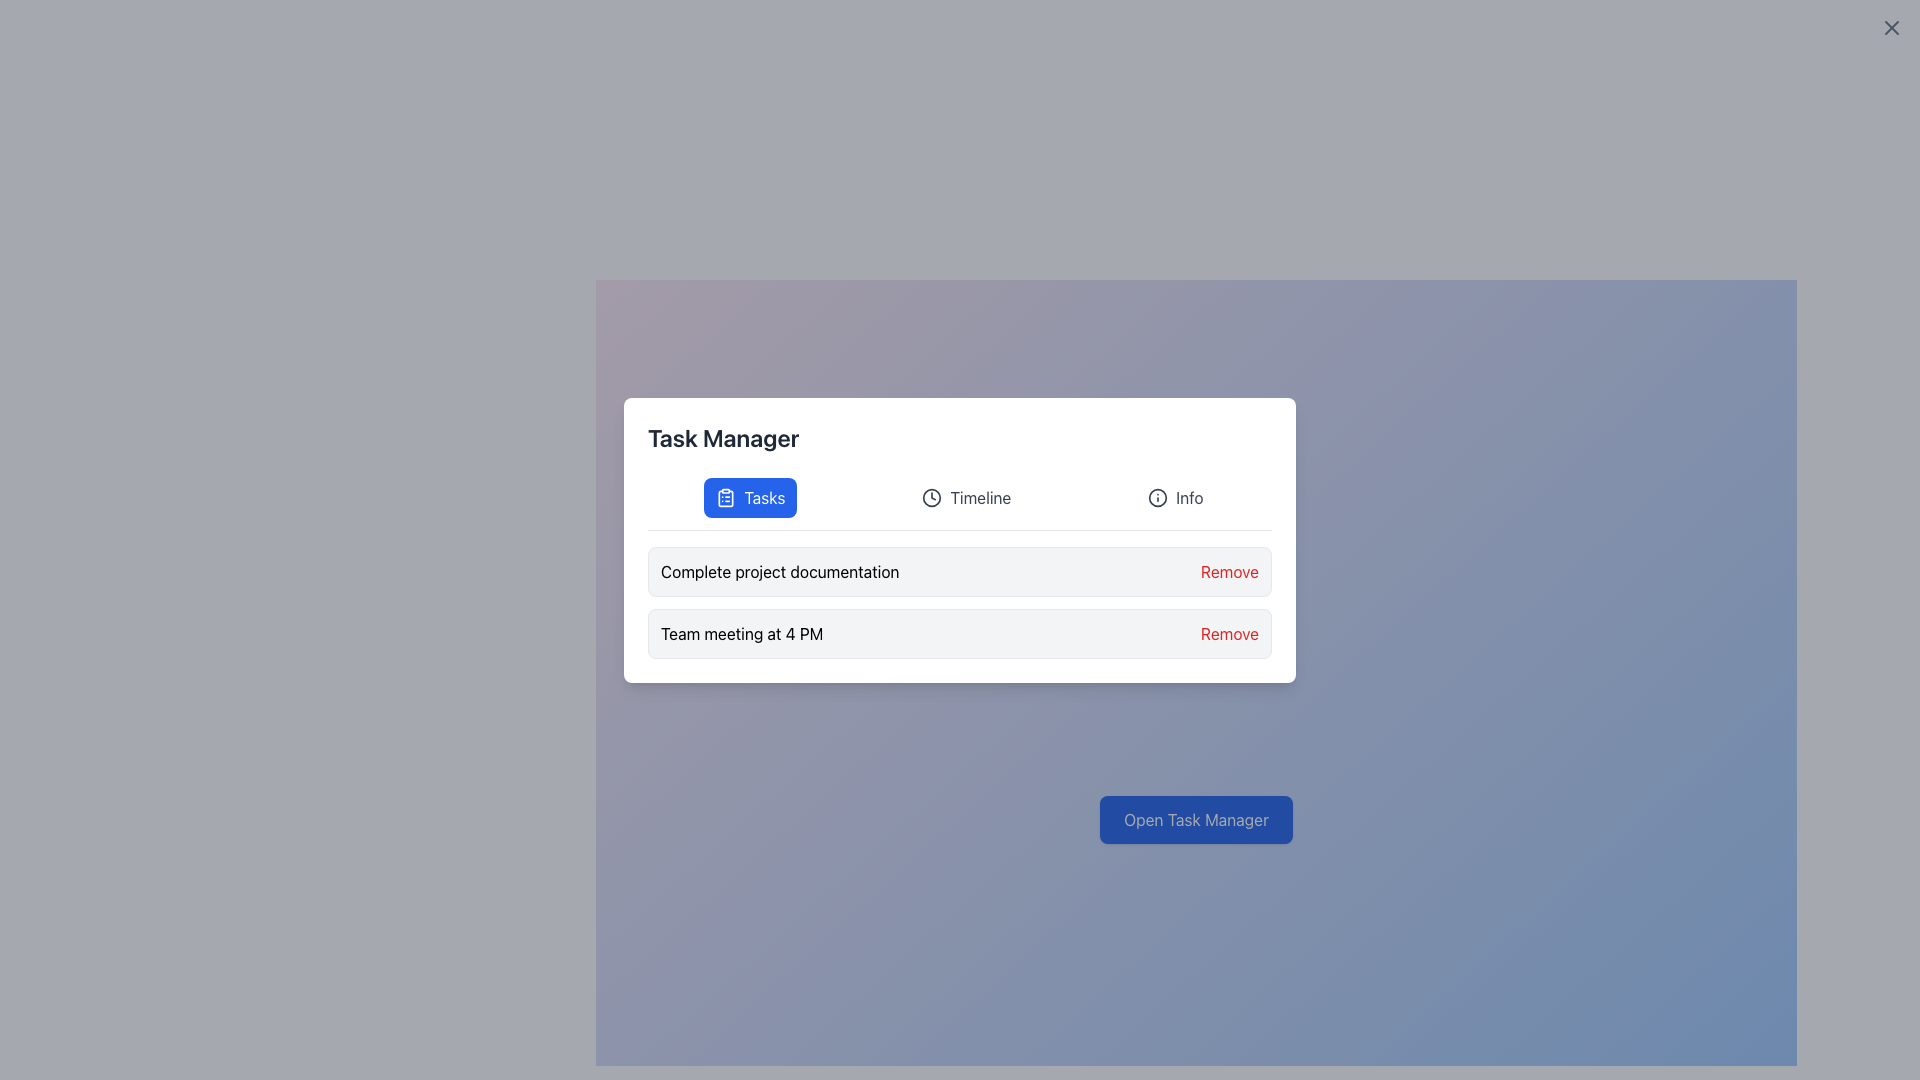 The height and width of the screenshot is (1080, 1920). Describe the element at coordinates (725, 496) in the screenshot. I see `the clipboard checklist icon located within the blue 'Tasks' button on the left side of the button` at that location.